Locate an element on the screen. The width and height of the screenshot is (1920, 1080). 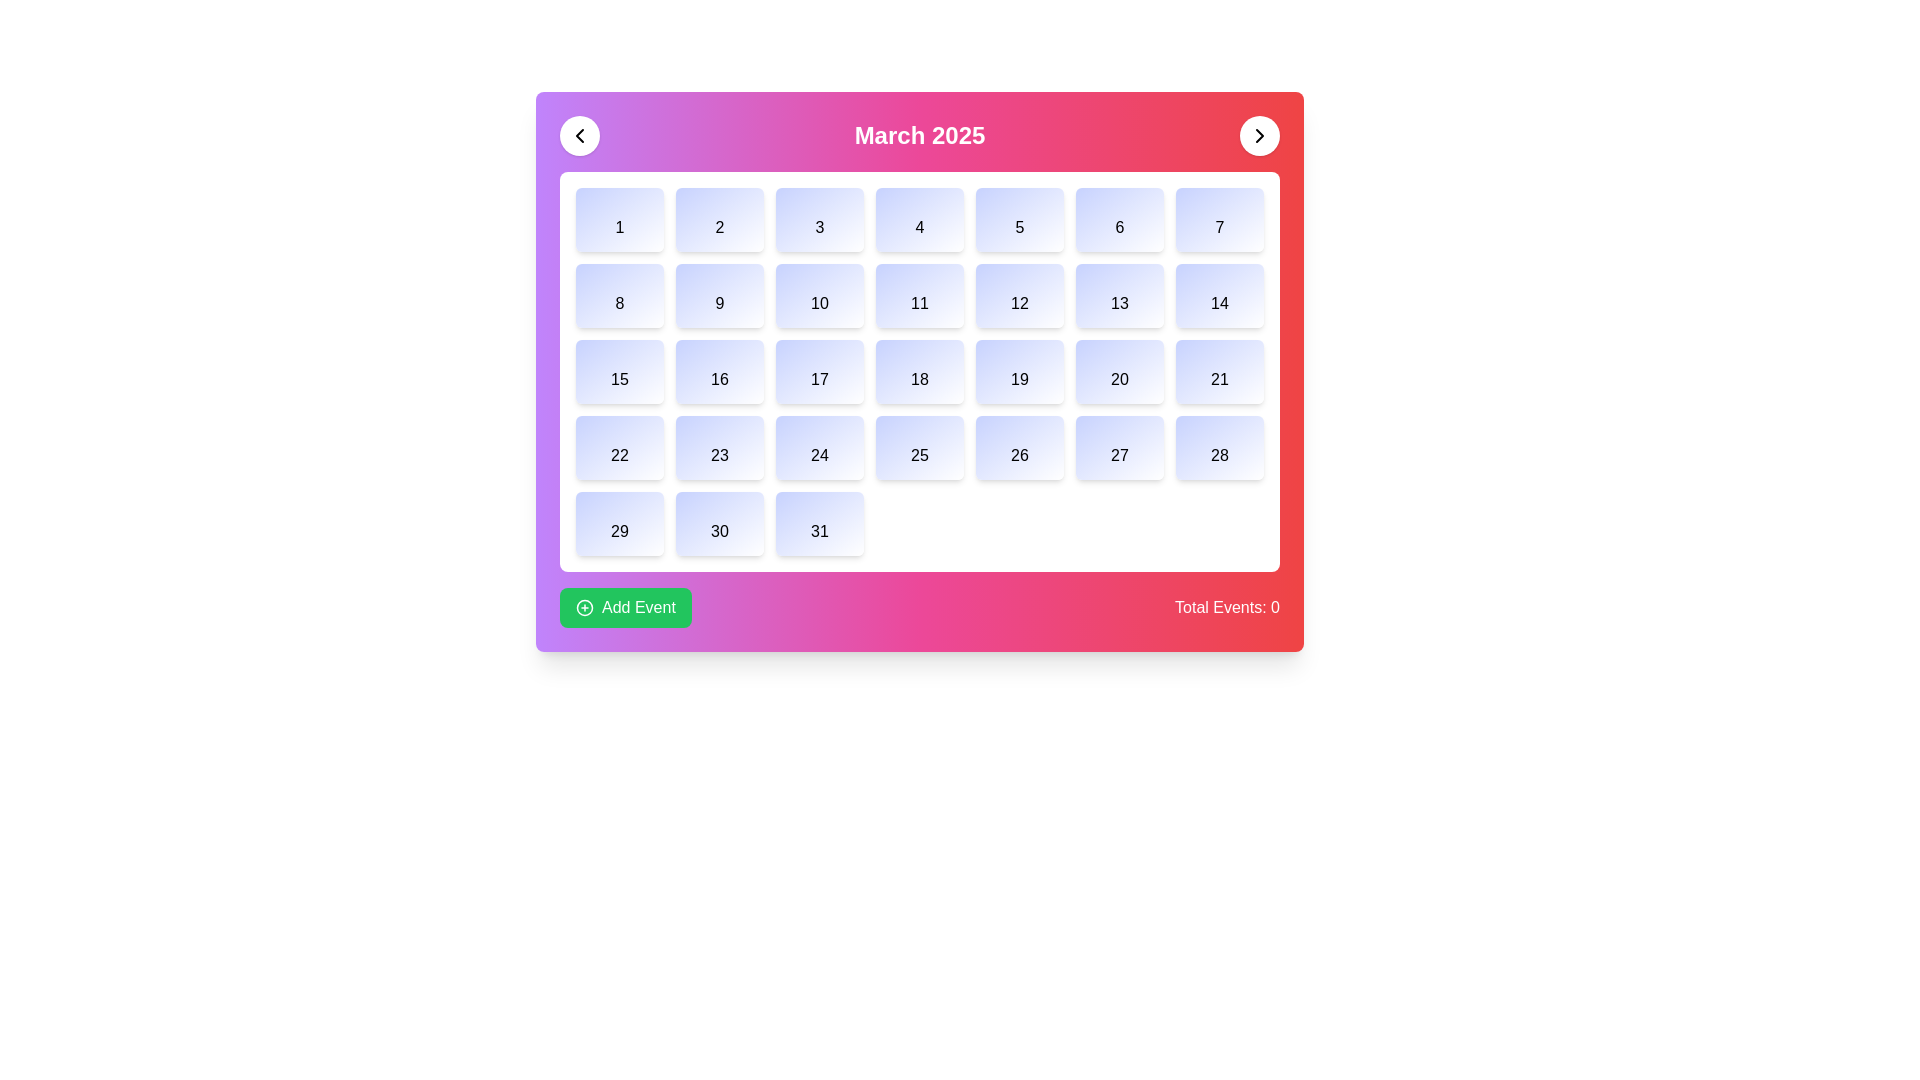
the icon within the 'Add Event' button, located to the left of the text 'Add Event' at the bottom-left corner of the calendar interface is located at coordinates (584, 607).